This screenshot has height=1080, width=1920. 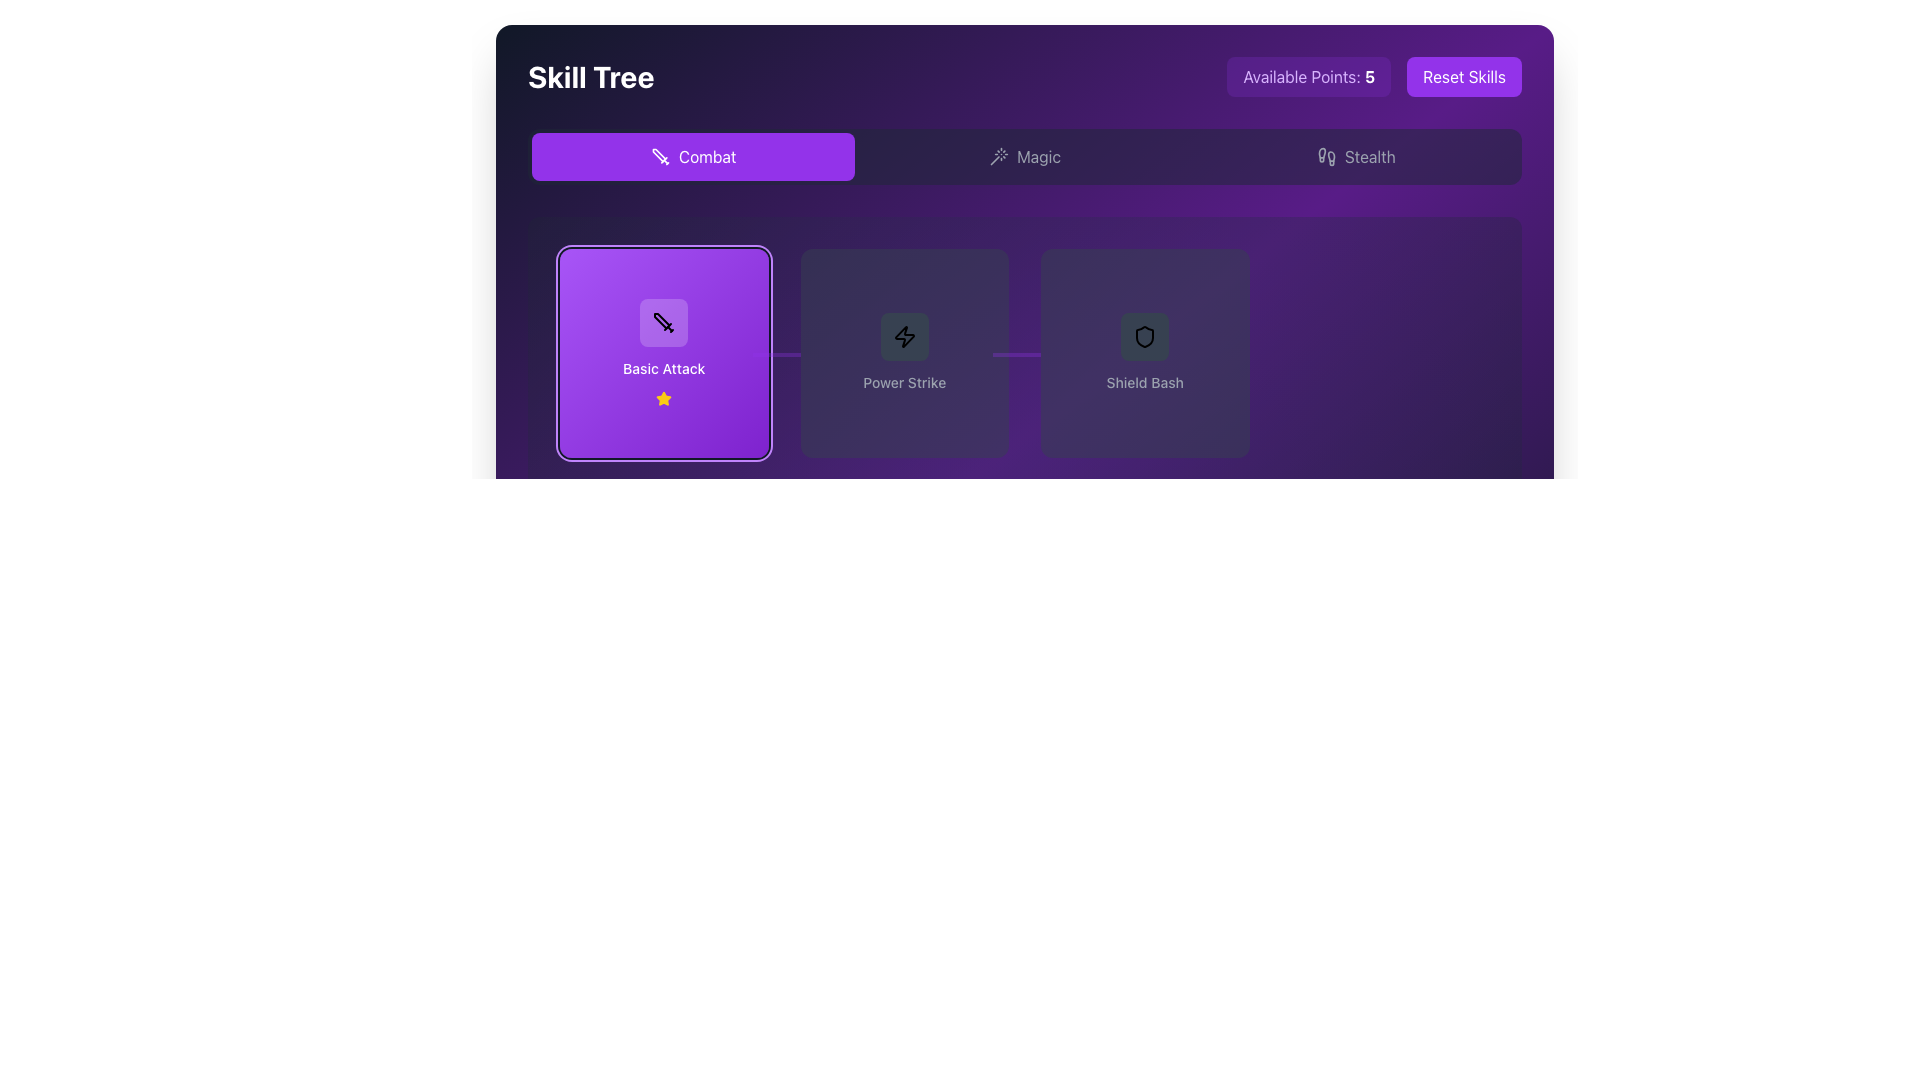 I want to click on the 'Basic Attack' skill button located in the top left corner of the skill tree interface, so click(x=664, y=352).